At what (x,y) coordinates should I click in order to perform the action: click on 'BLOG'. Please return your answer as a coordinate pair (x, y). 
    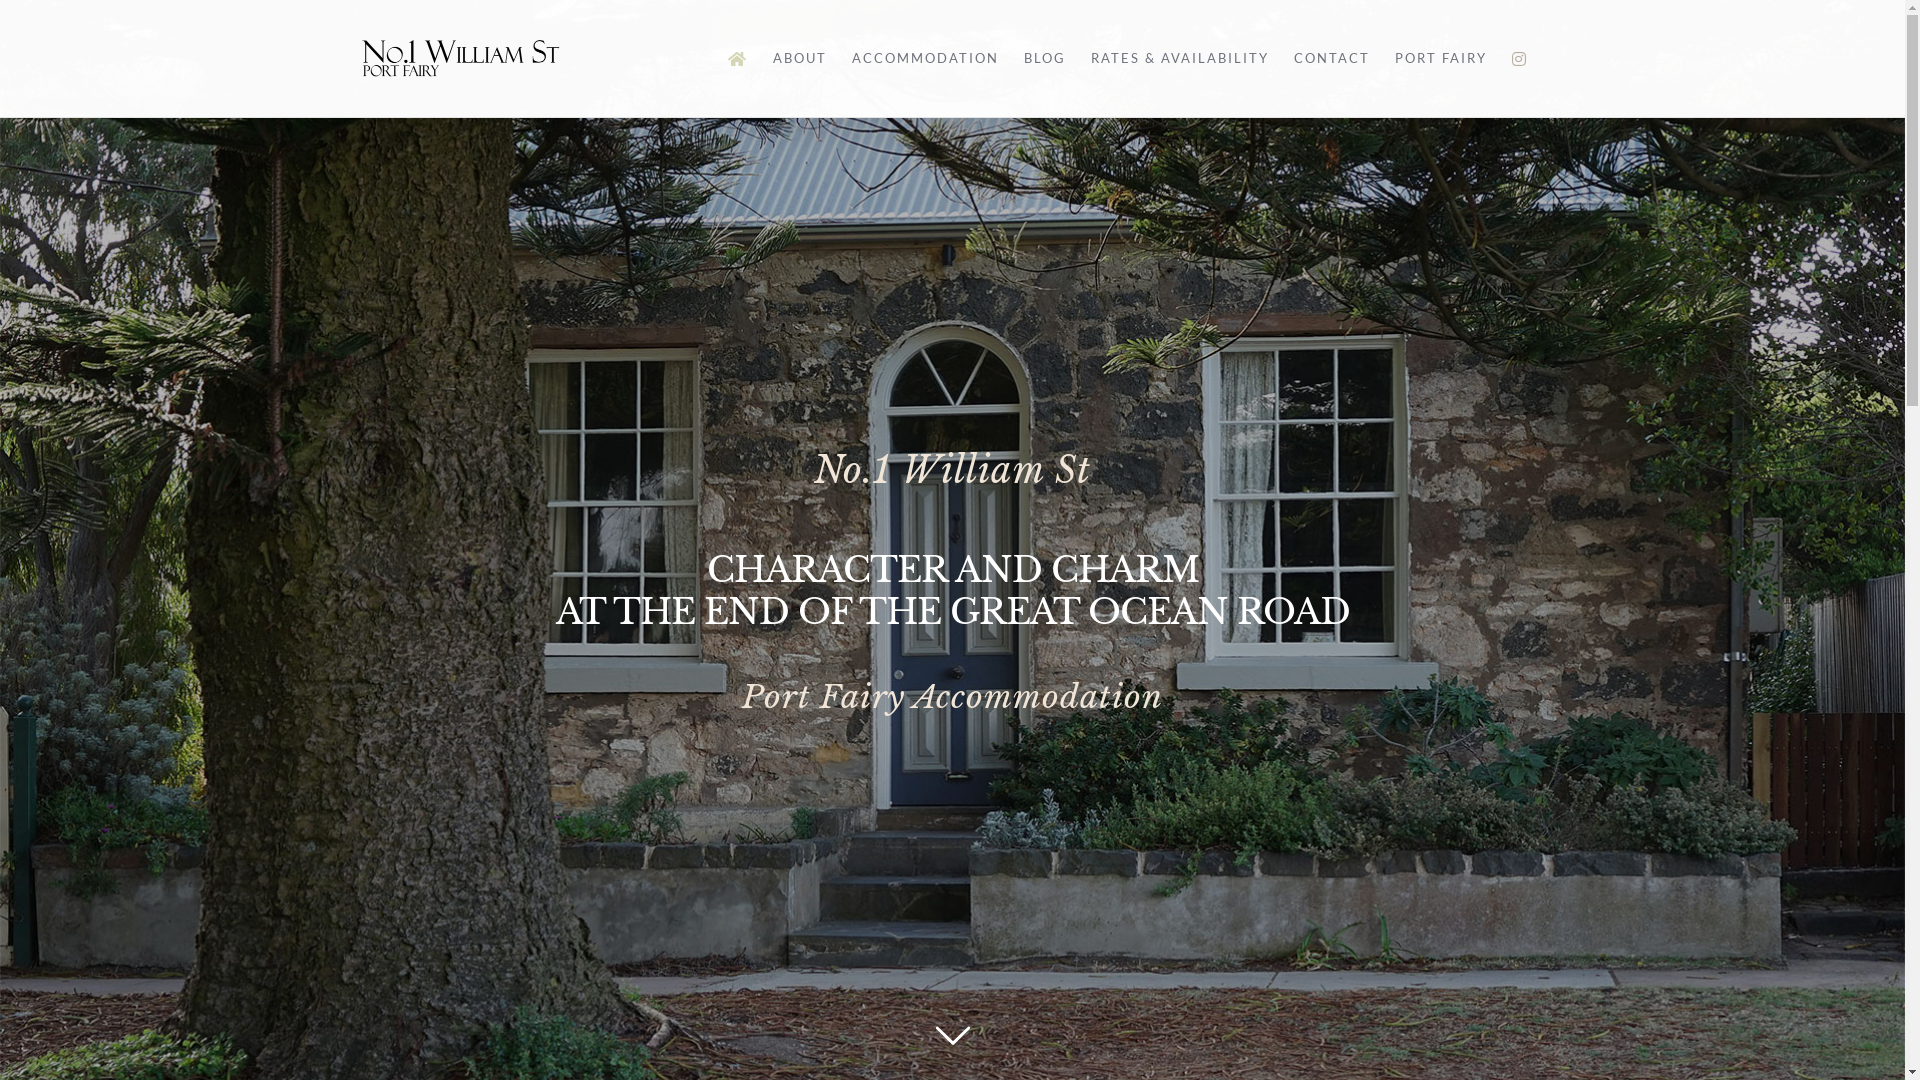
    Looking at the image, I should click on (1023, 57).